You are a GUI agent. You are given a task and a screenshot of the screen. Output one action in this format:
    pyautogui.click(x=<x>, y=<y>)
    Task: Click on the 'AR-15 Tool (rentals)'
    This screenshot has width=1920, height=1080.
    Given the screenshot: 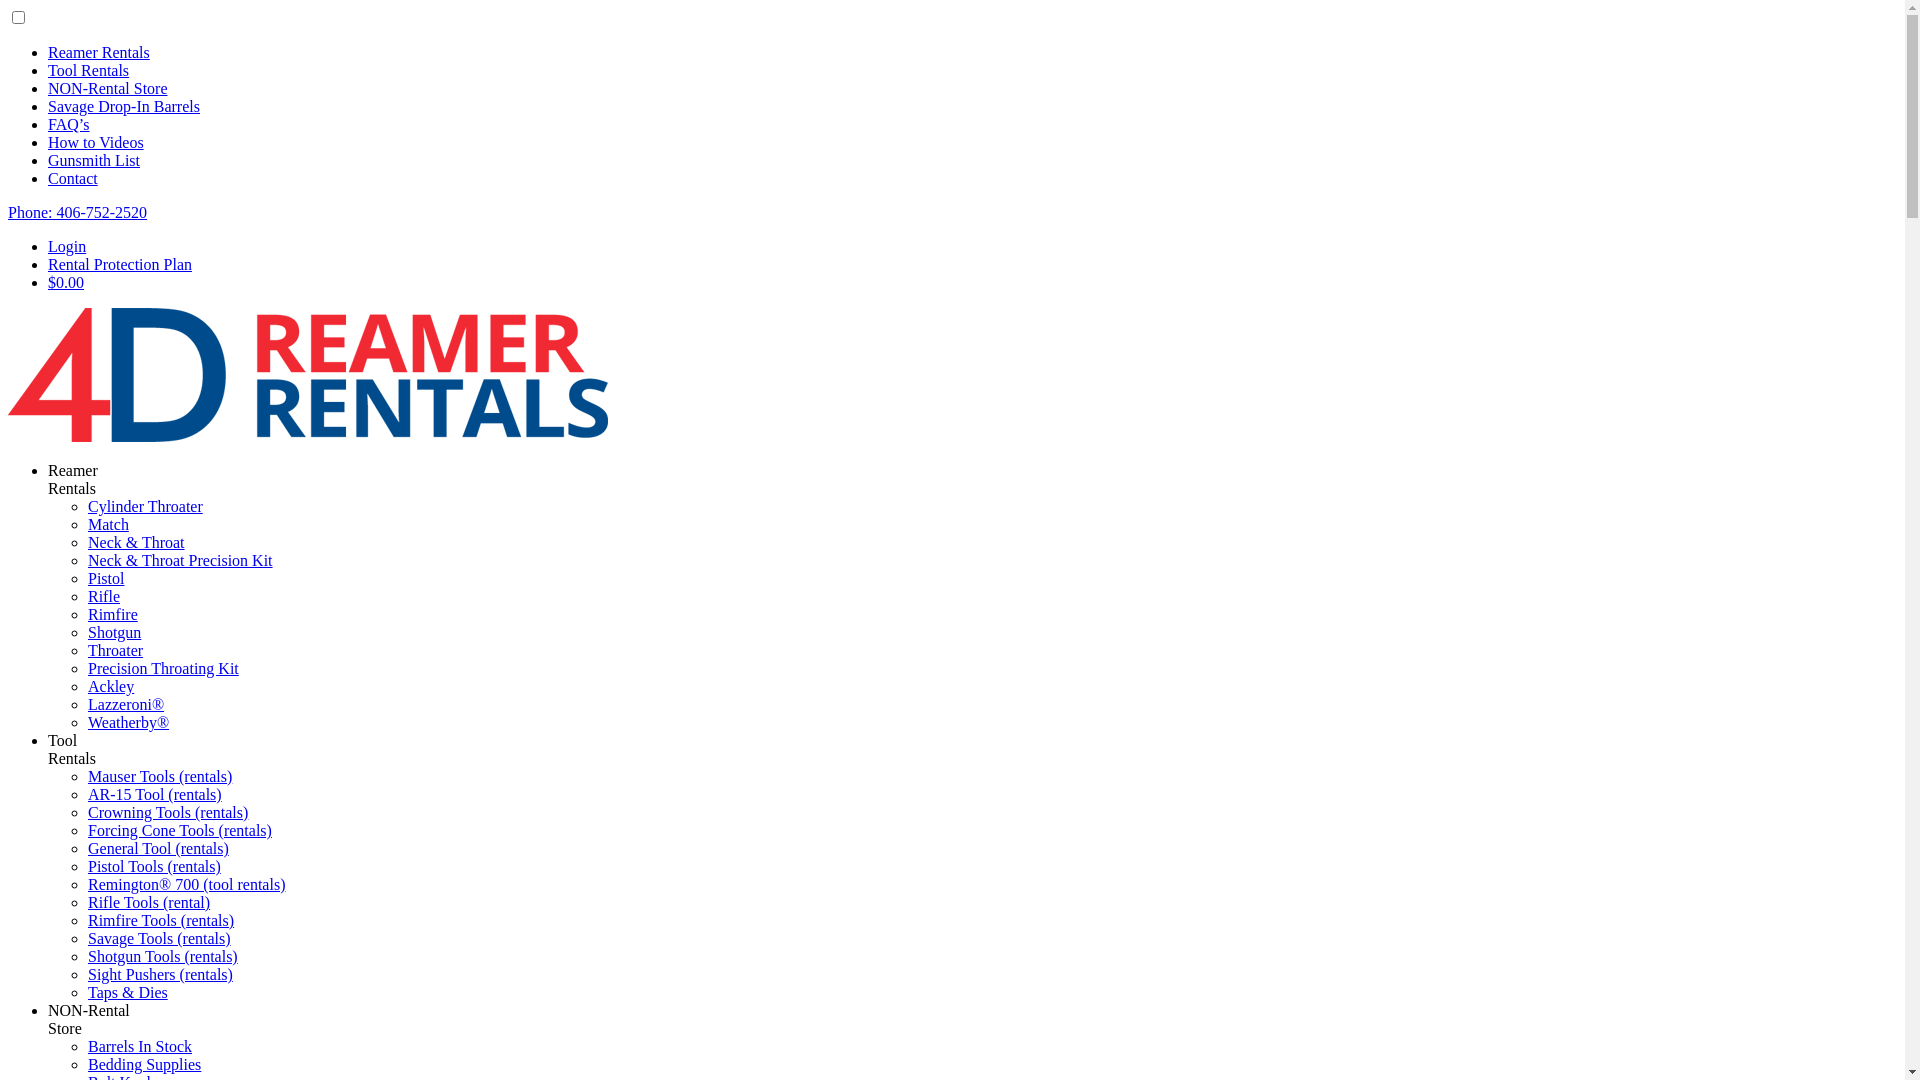 What is the action you would take?
    pyautogui.click(x=153, y=793)
    